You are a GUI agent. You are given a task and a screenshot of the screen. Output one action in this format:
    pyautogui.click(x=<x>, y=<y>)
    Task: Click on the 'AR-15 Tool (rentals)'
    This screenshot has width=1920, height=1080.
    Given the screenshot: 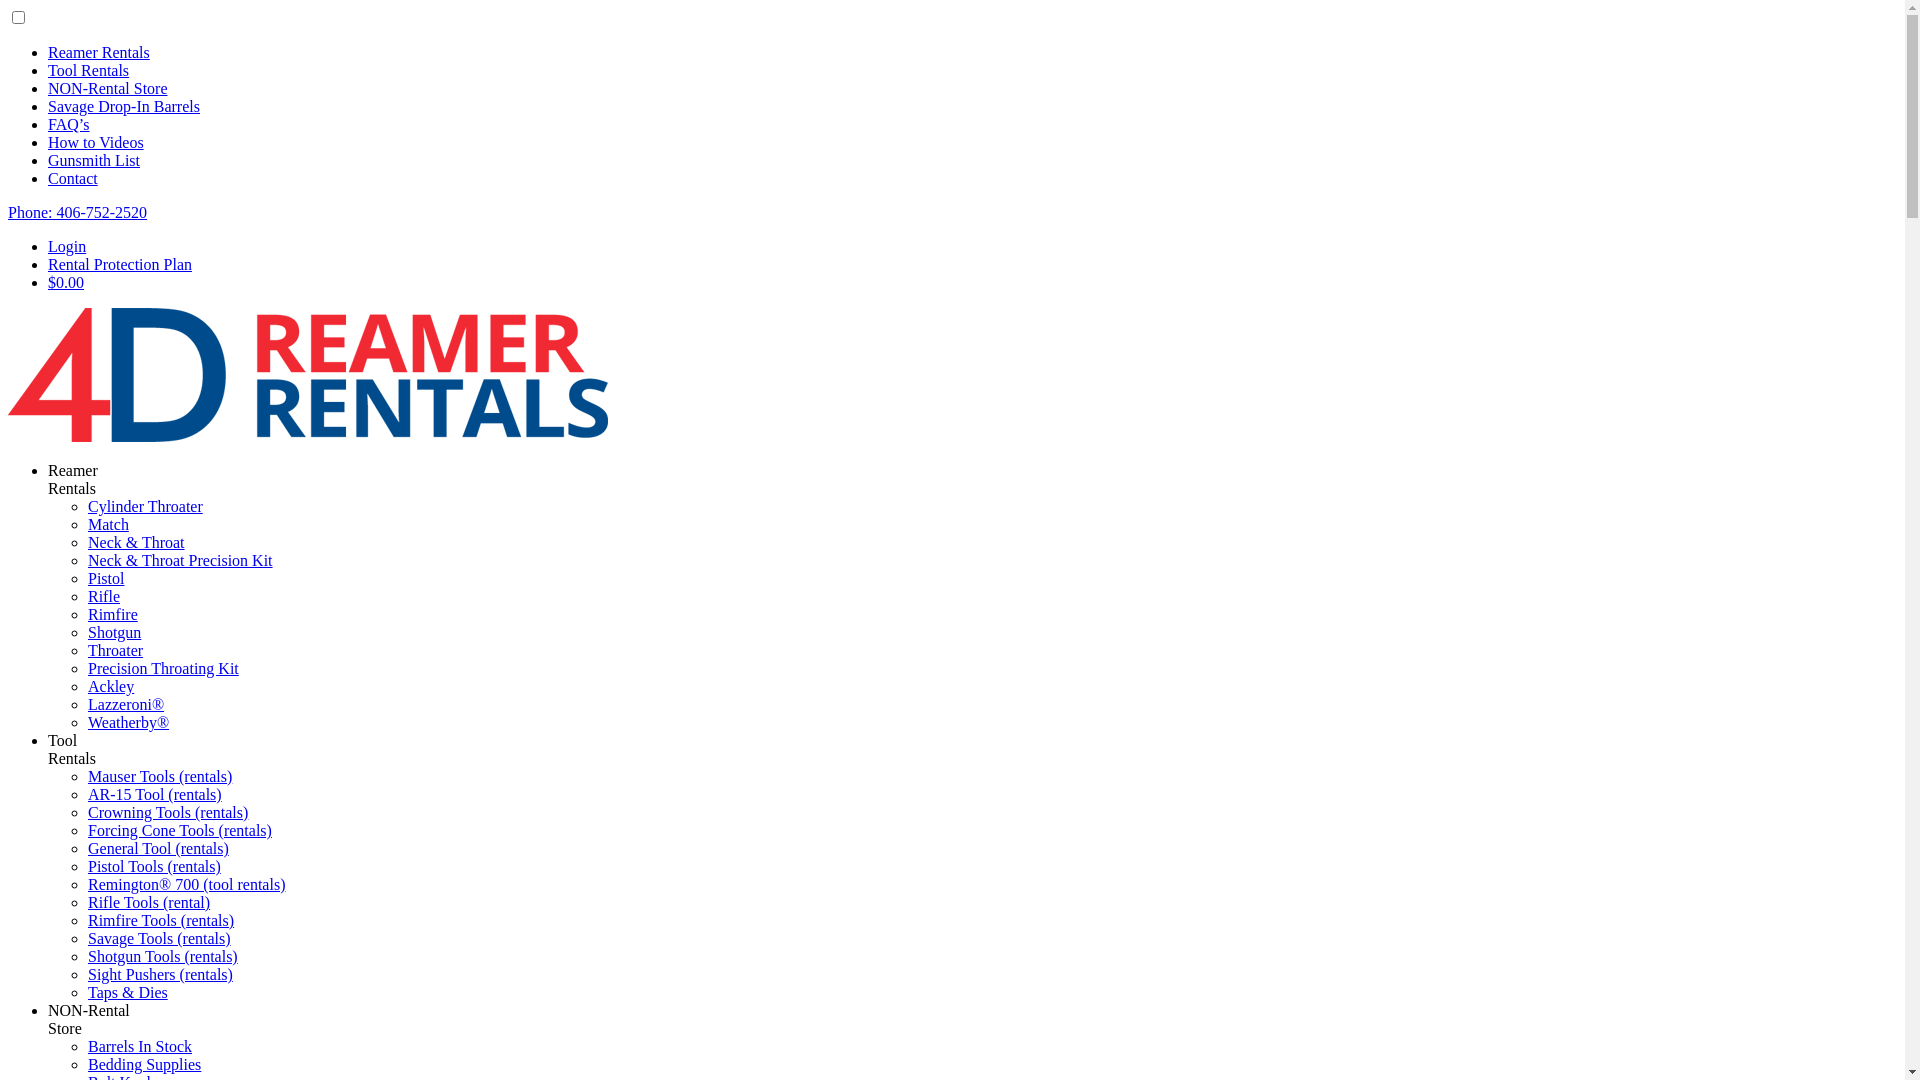 What is the action you would take?
    pyautogui.click(x=153, y=793)
    